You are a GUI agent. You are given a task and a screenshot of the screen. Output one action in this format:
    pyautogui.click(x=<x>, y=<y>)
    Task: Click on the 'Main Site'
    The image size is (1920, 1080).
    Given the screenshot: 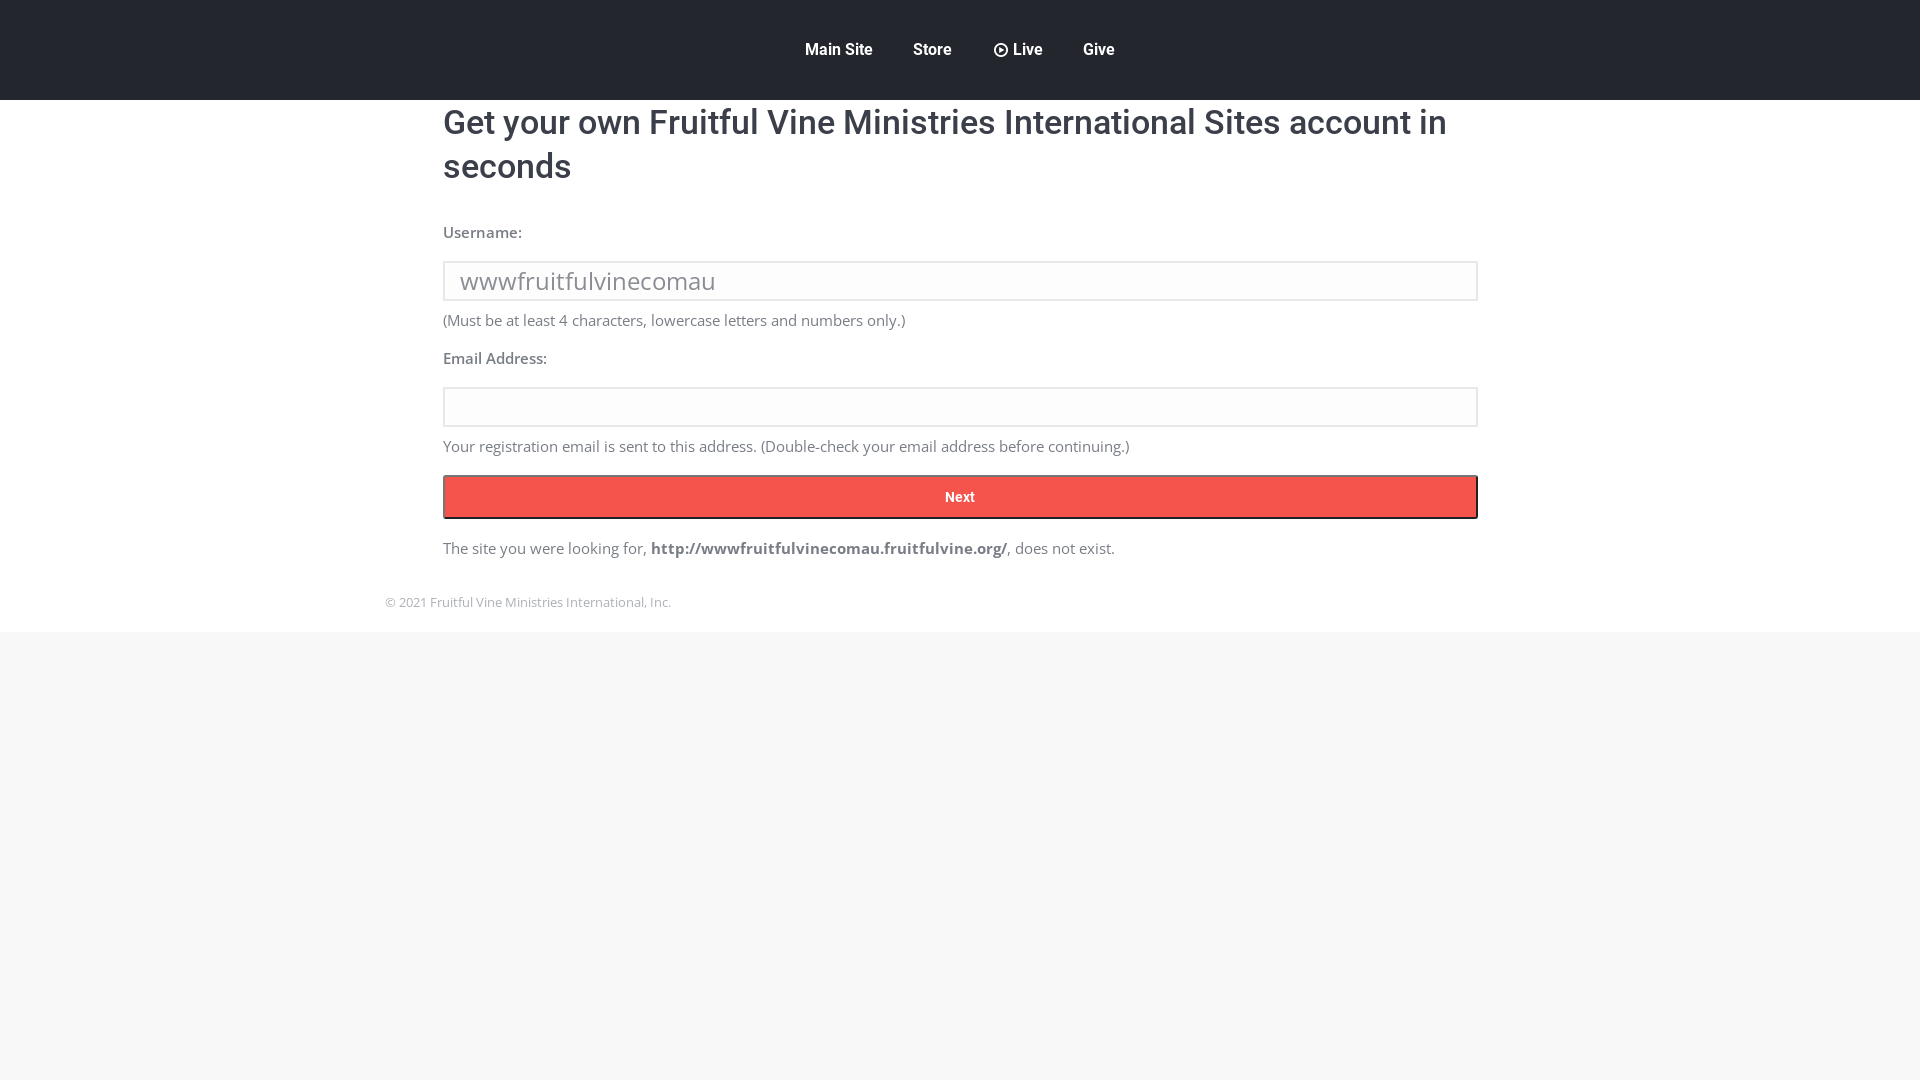 What is the action you would take?
    pyautogui.click(x=839, y=49)
    